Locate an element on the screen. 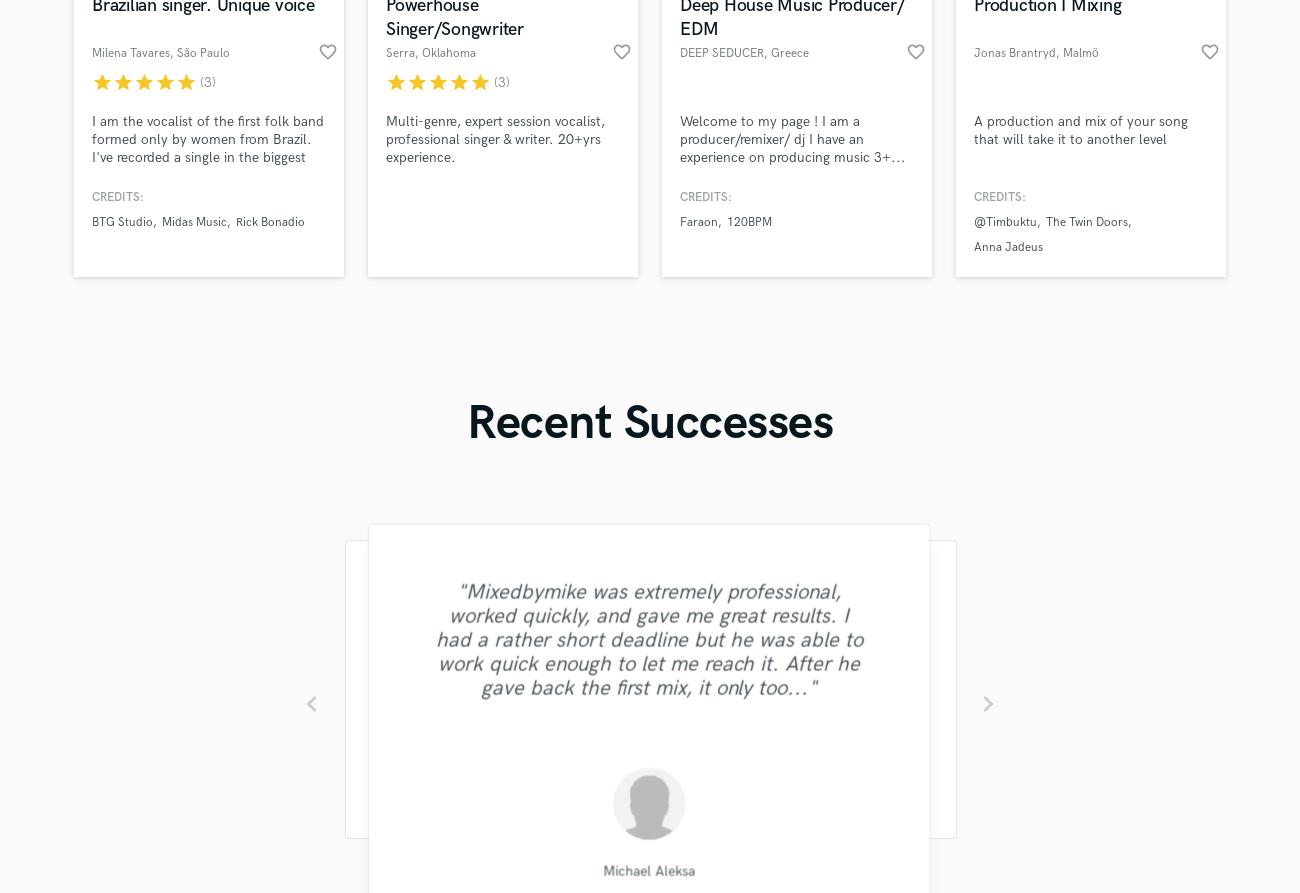  'Sefi Carmel' is located at coordinates (632, 862).